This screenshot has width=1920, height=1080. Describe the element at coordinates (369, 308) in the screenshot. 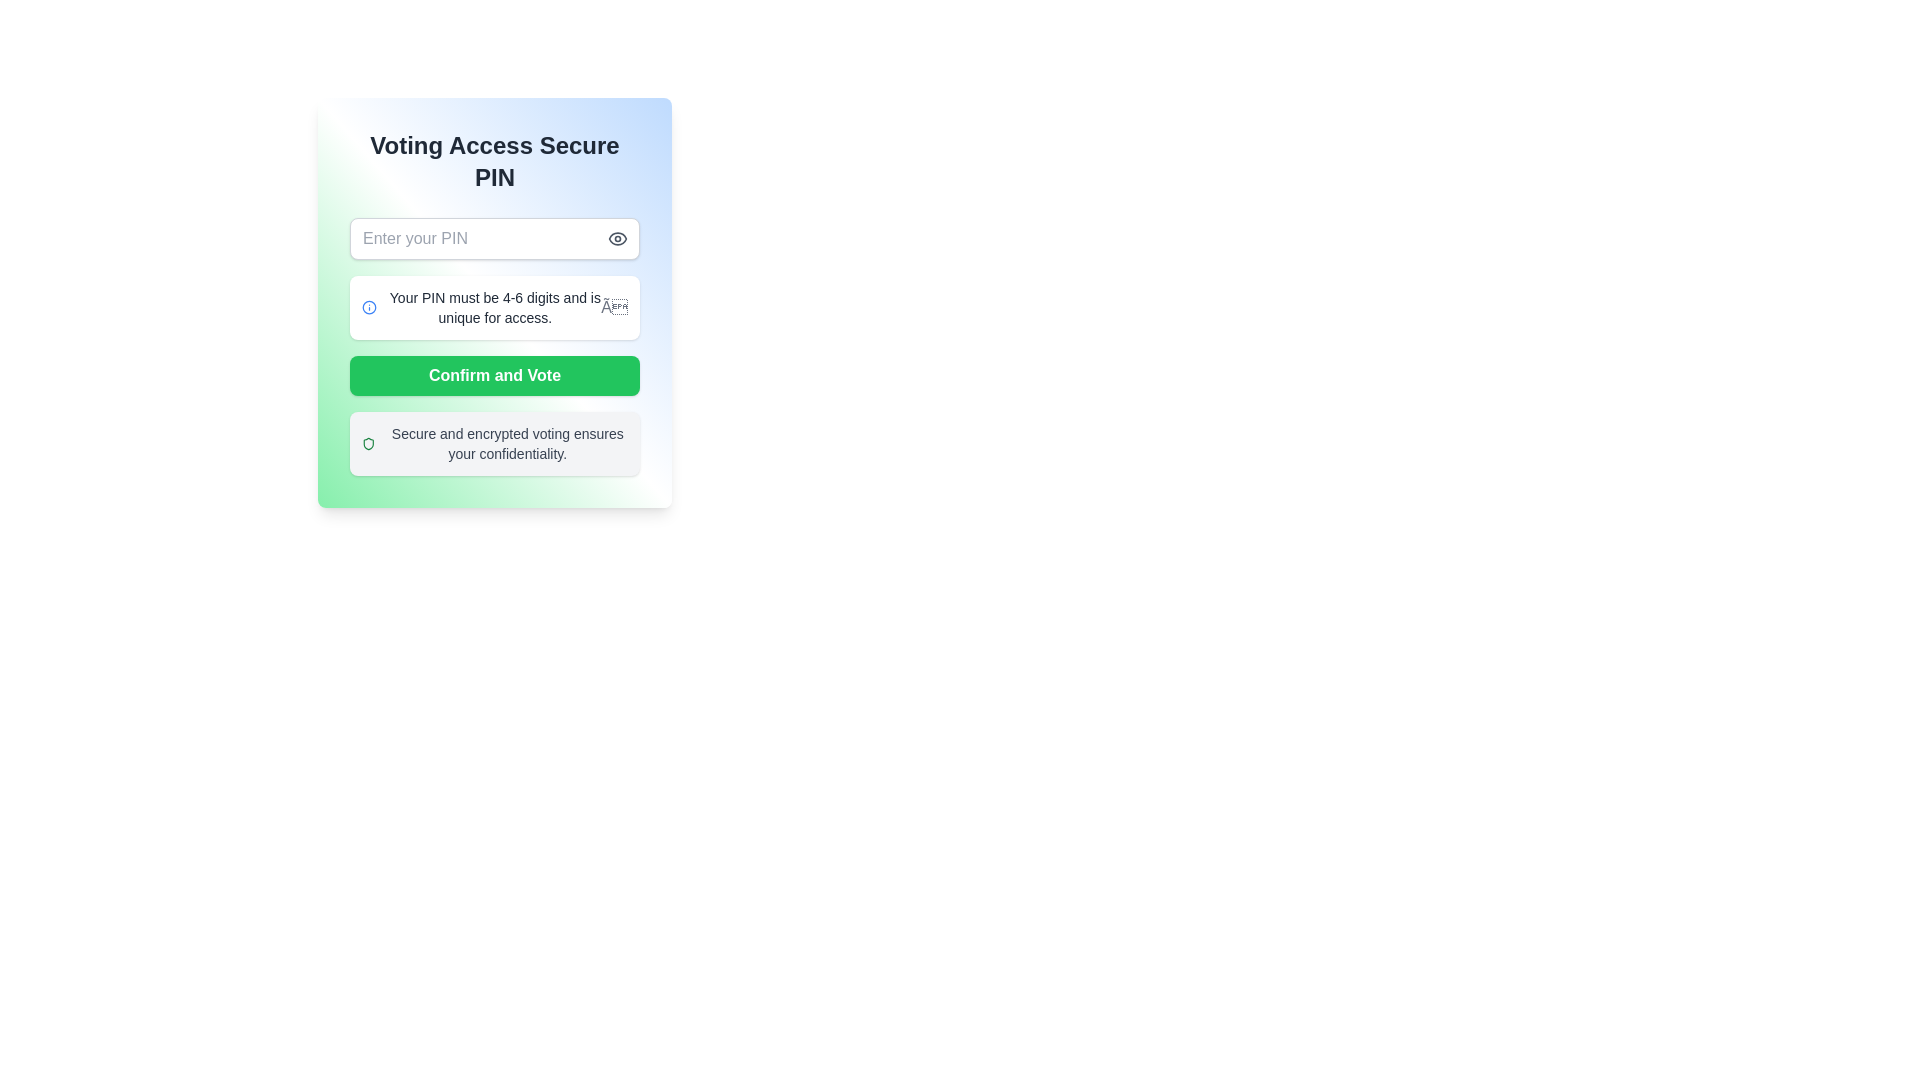

I see `the circular graphical component illustrating the informational message about PIN requirements, located in the middle section of the form` at that location.